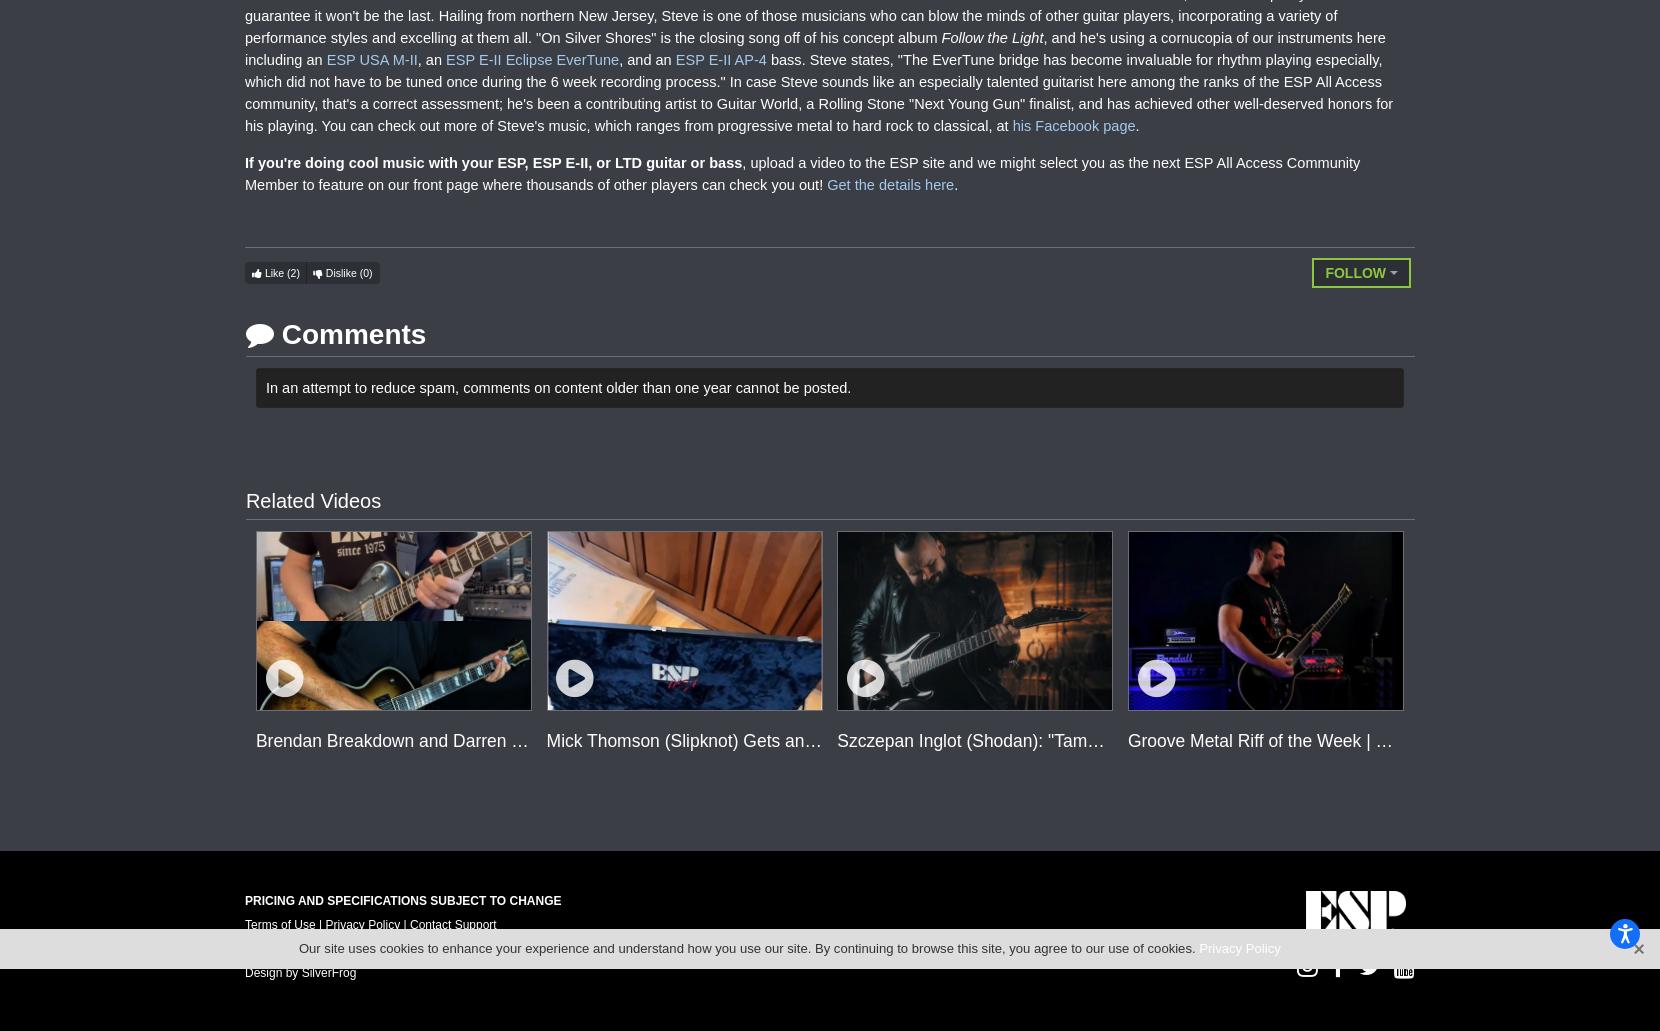 This screenshot has height=1031, width=1660. I want to click on '"The EverTune bridge has become invaluable for rhythm playing especially, which did not have to be tuned once during the 6 week recording process." In case Steve sounds like an especially talented guitarist here among the ranks of the ESP All Access community, that's a correct assessment;', so click(813, 81).